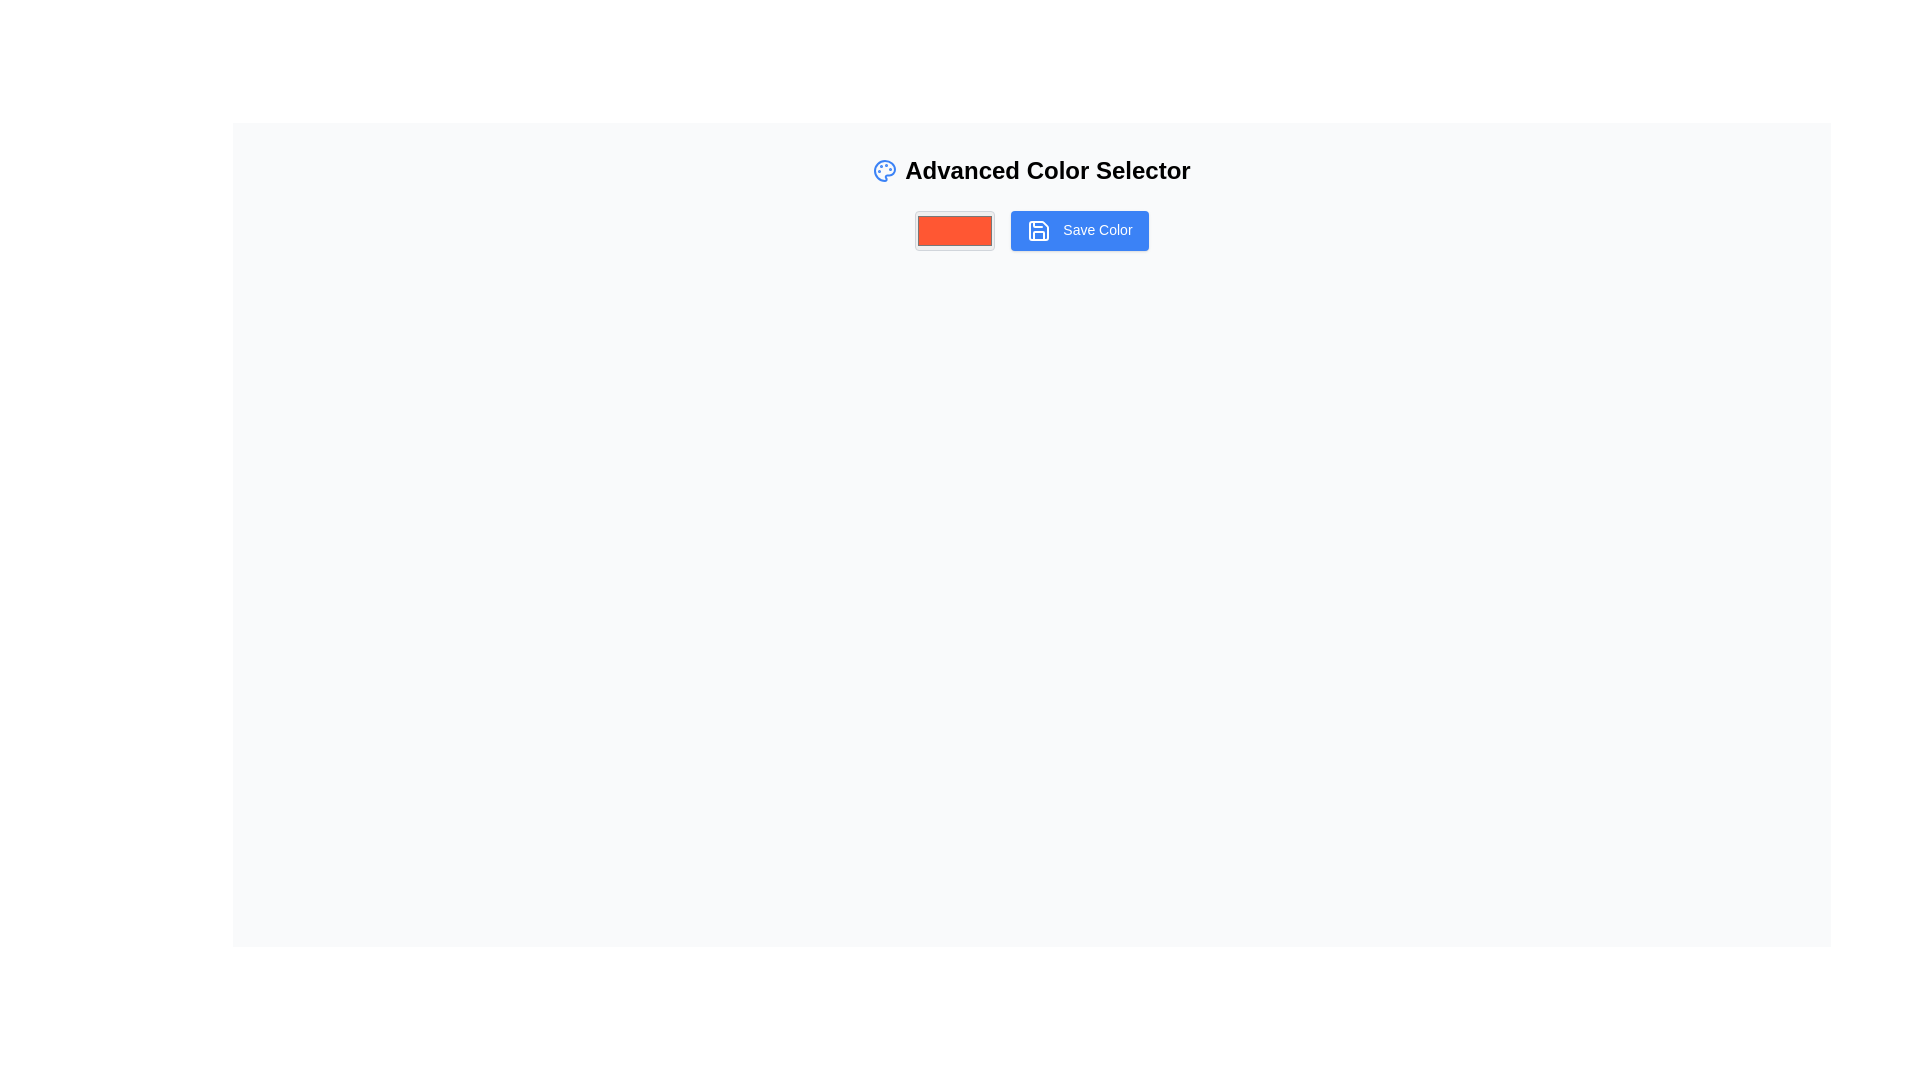  What do you see at coordinates (1079, 230) in the screenshot?
I see `the 'Save Color' button, which has a blue background and a floppy disk icon` at bounding box center [1079, 230].